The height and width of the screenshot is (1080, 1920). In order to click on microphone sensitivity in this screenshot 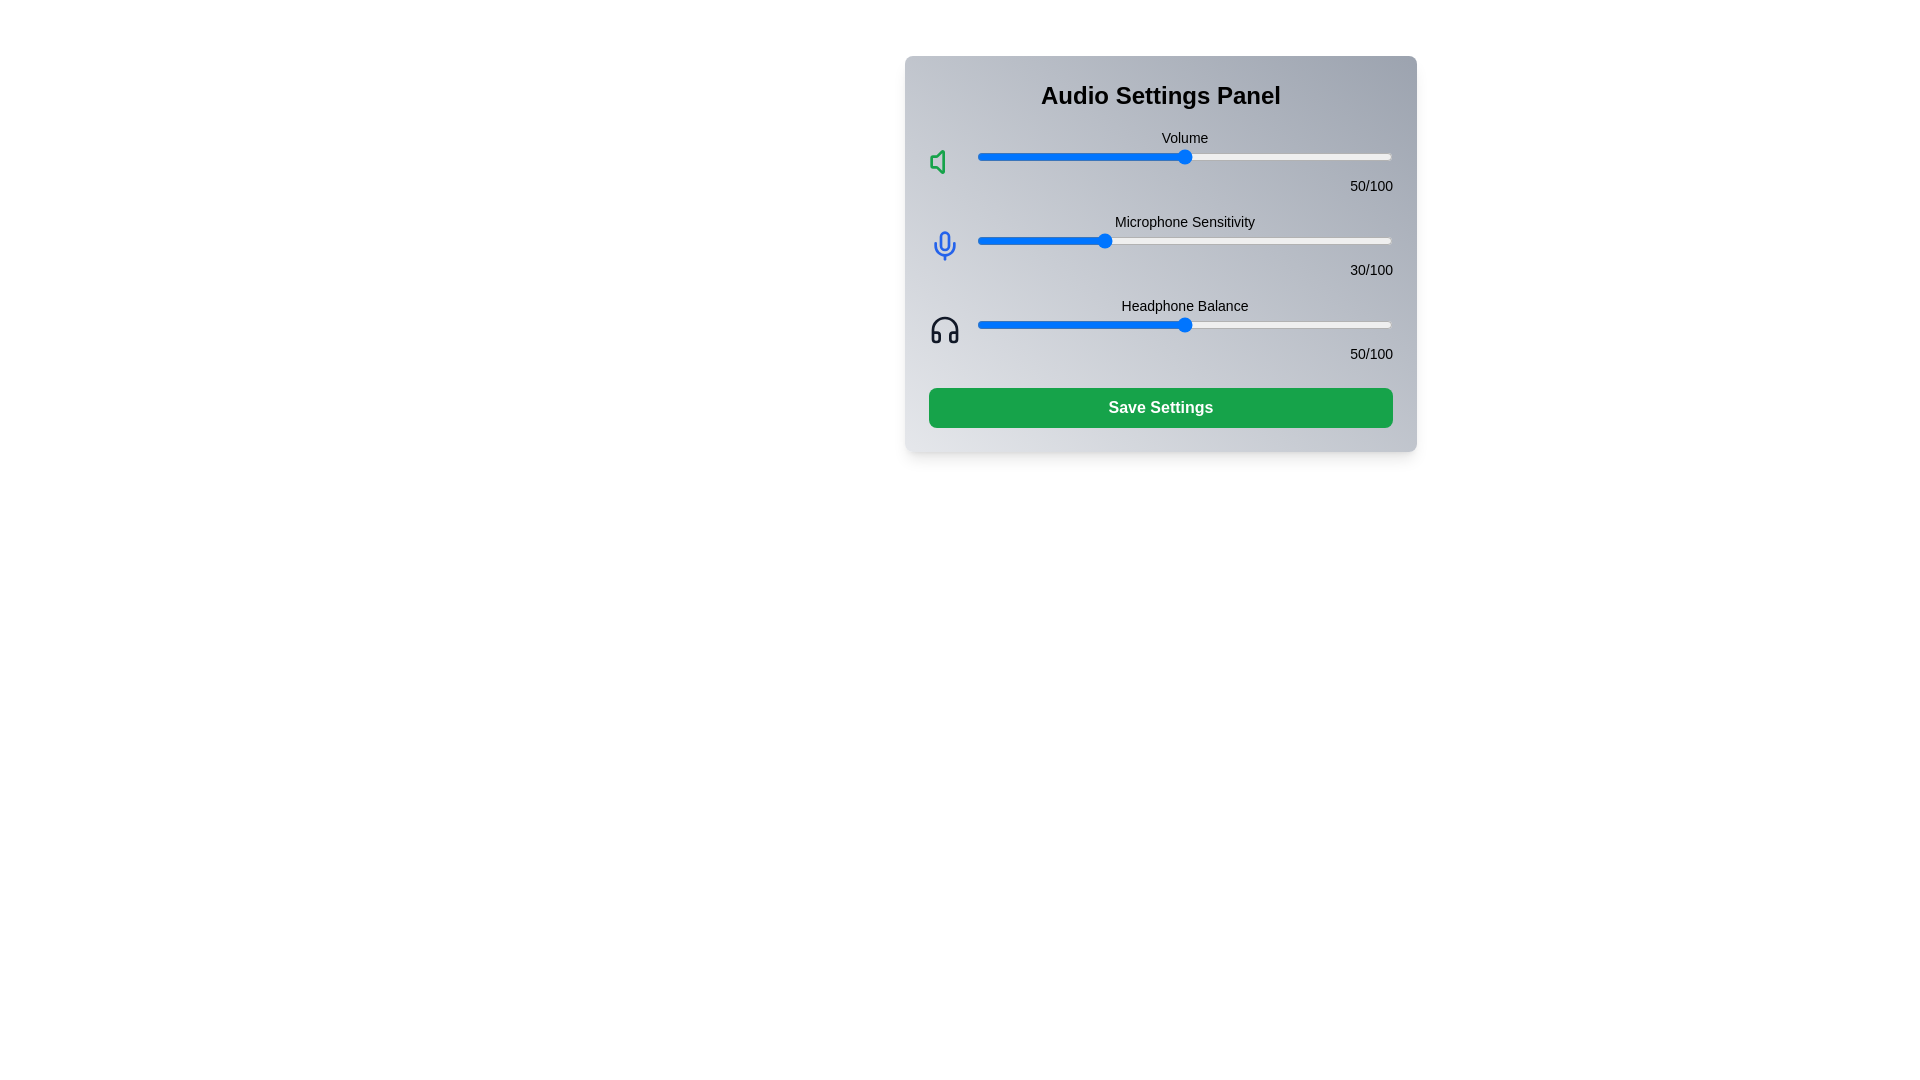, I will do `click(1280, 239)`.